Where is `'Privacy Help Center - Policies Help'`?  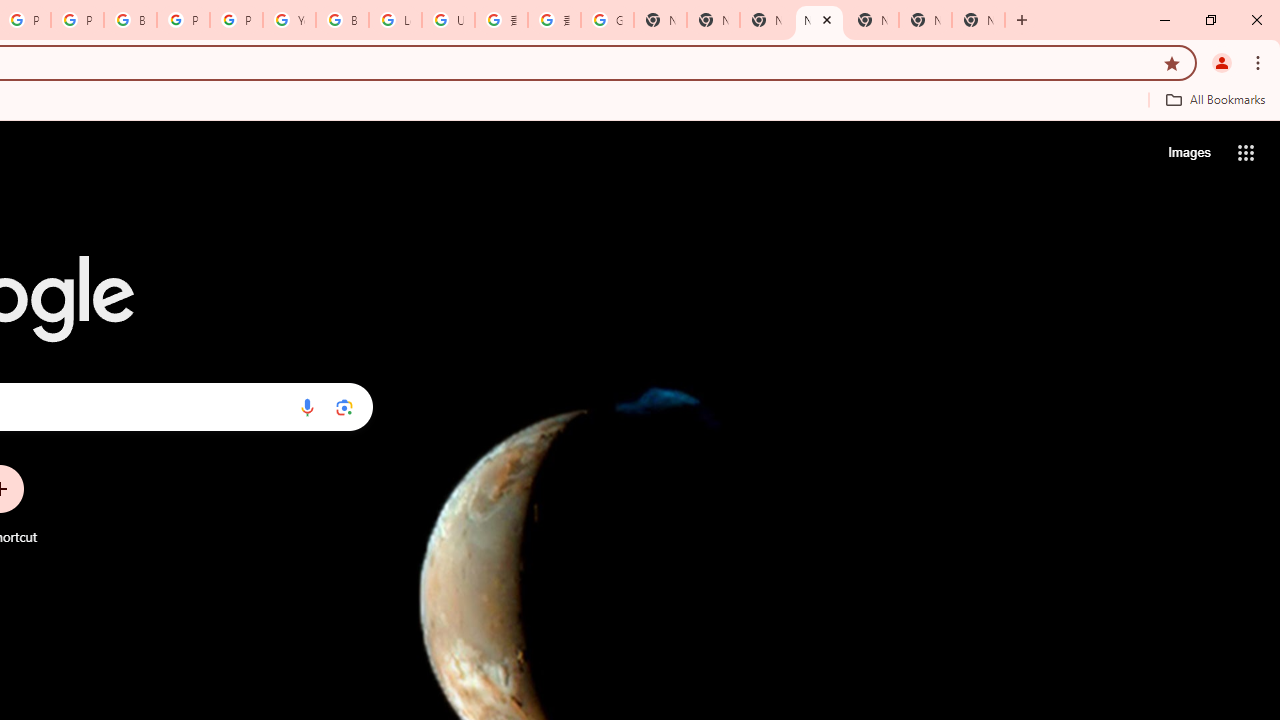
'Privacy Help Center - Policies Help' is located at coordinates (77, 20).